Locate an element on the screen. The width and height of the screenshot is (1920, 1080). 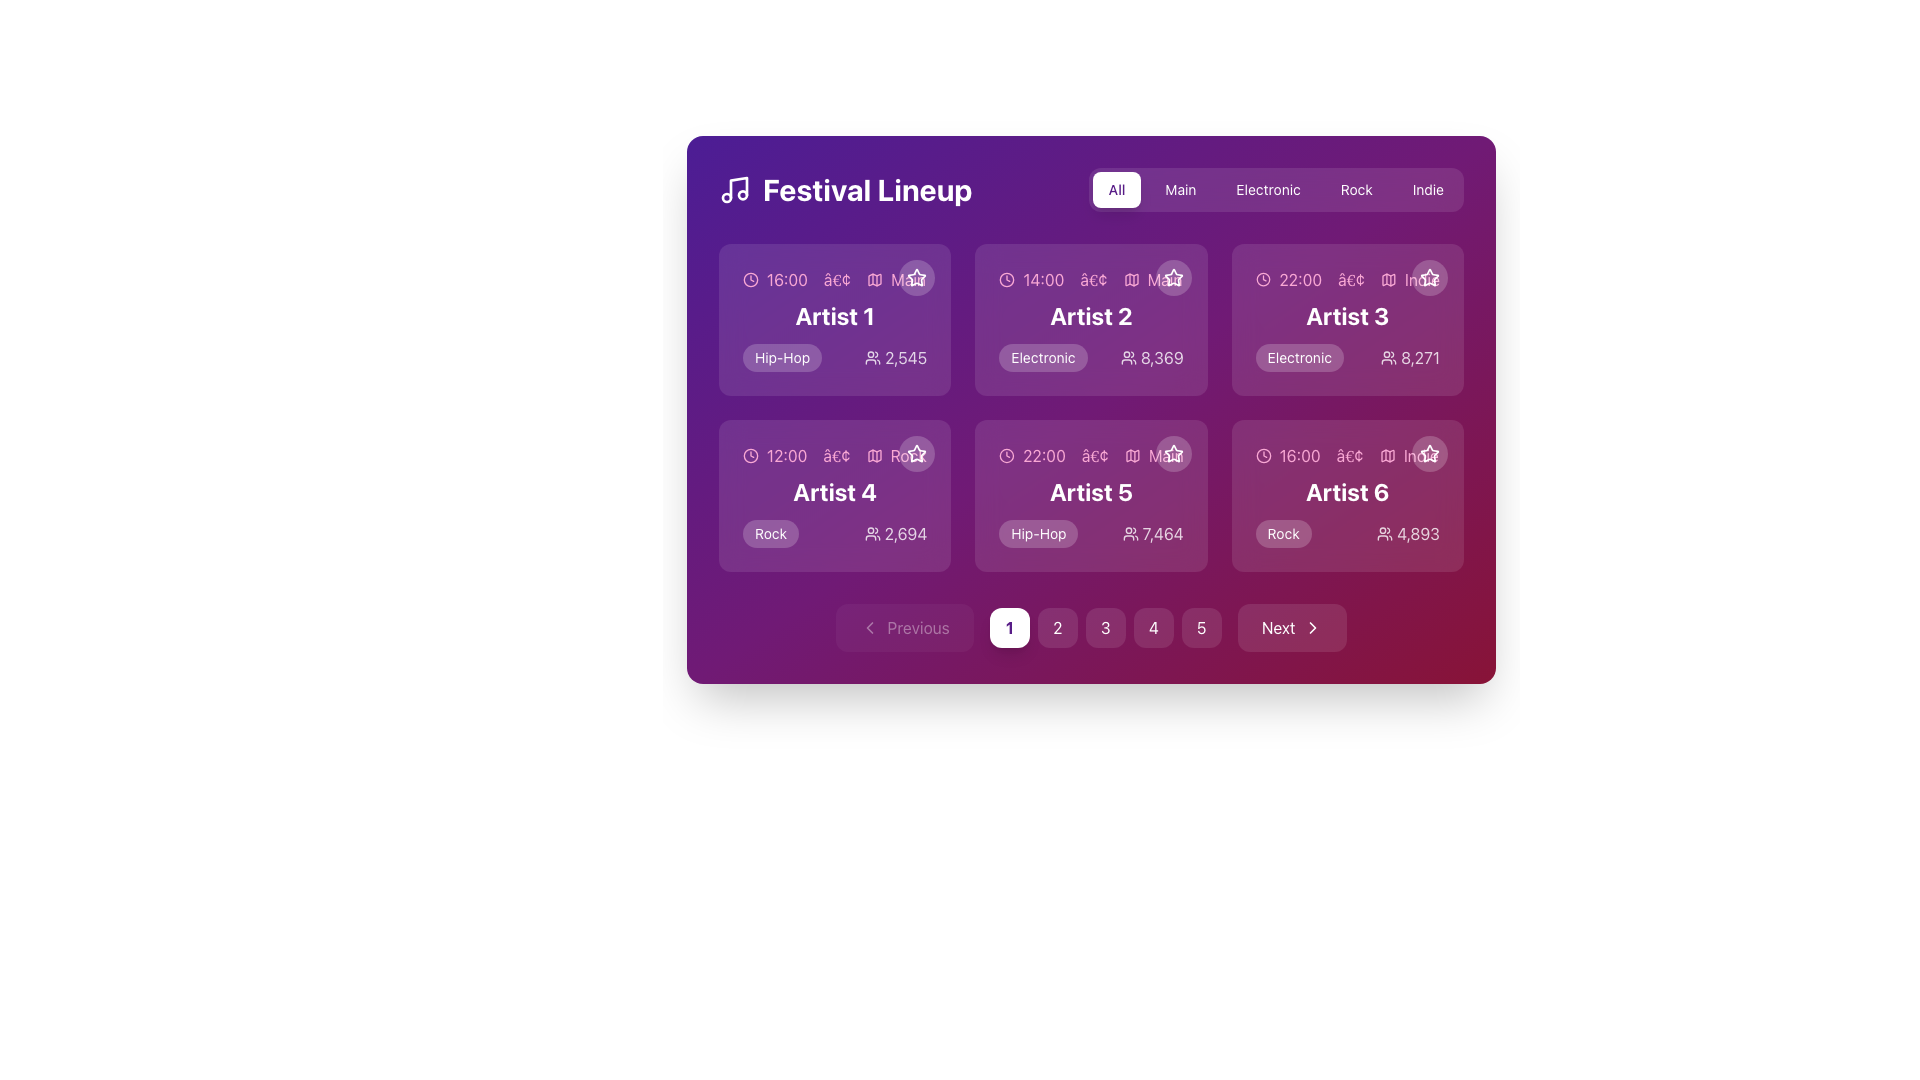
the favorite or bookmark icon located in the upper-right corner of the 'Artist 1' card is located at coordinates (915, 277).